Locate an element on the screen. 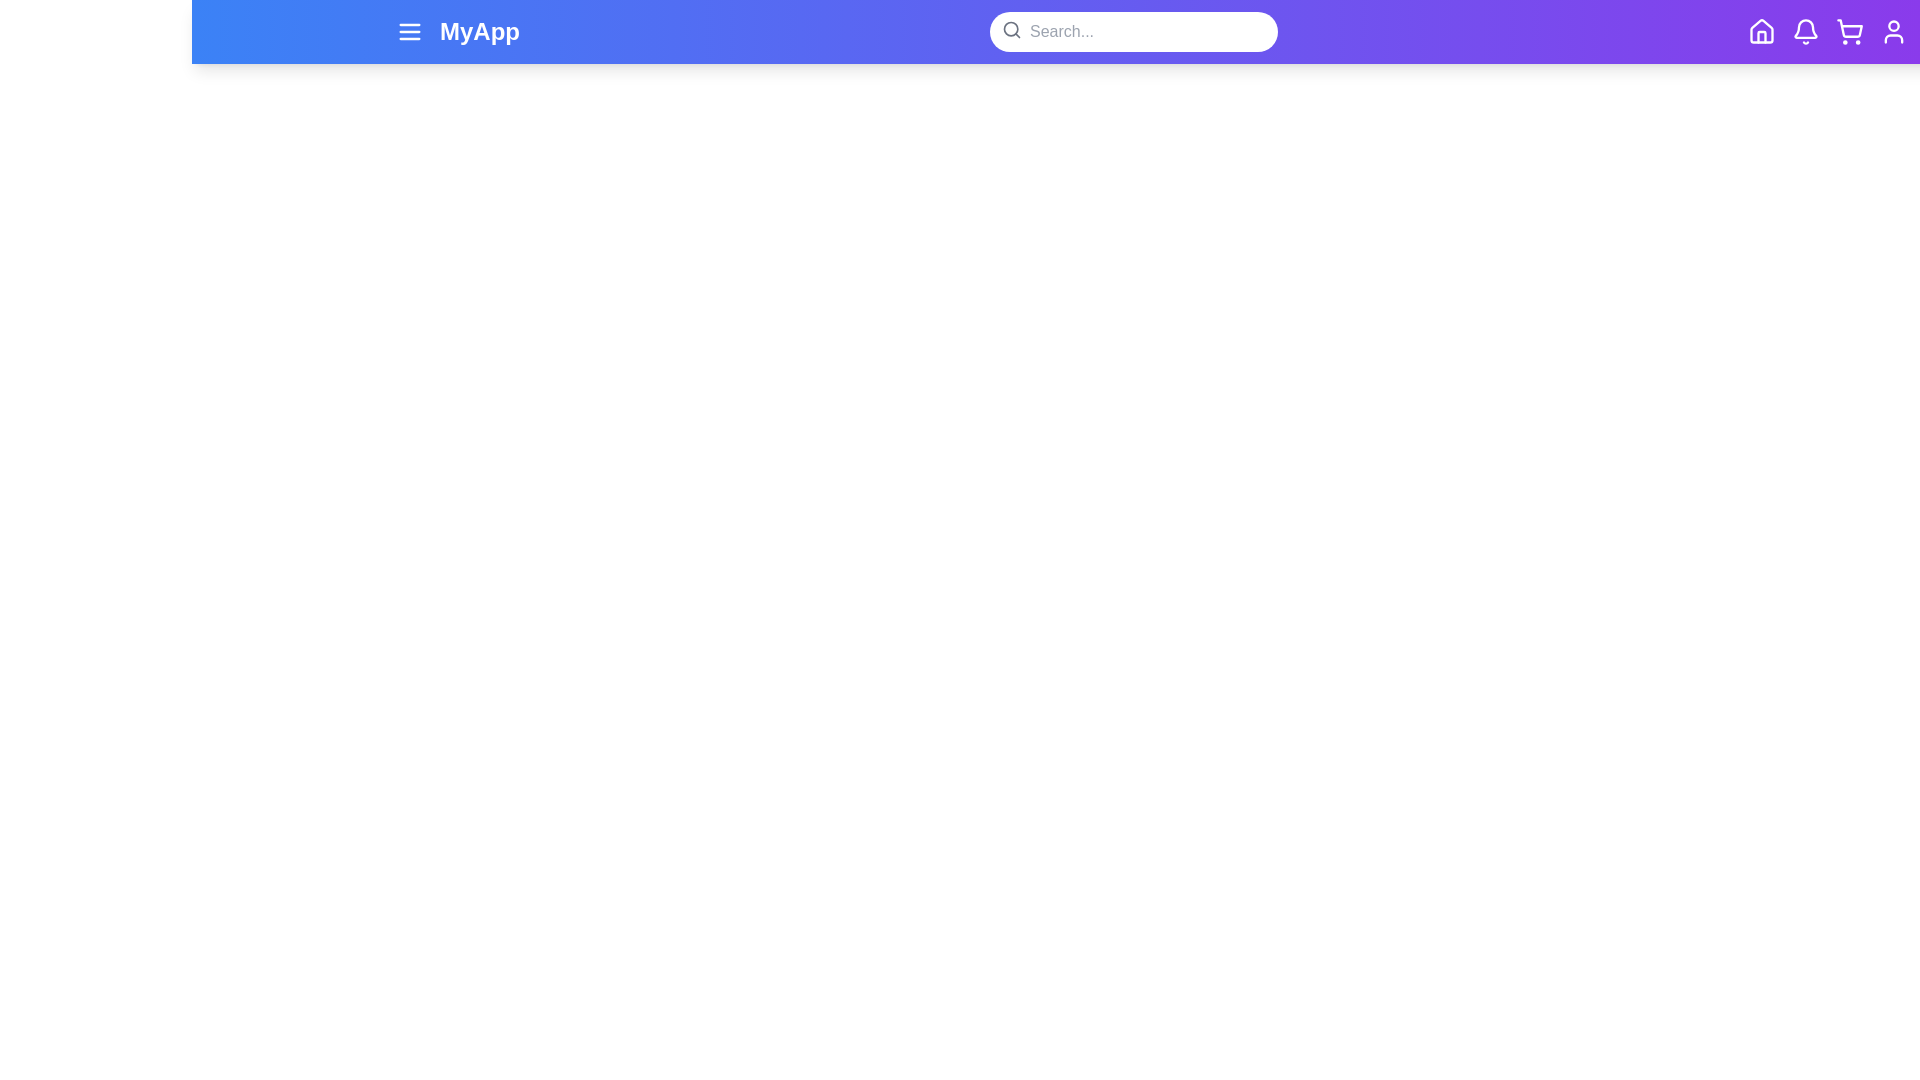 This screenshot has width=1920, height=1080. the search bar and type a search query is located at coordinates (1133, 31).